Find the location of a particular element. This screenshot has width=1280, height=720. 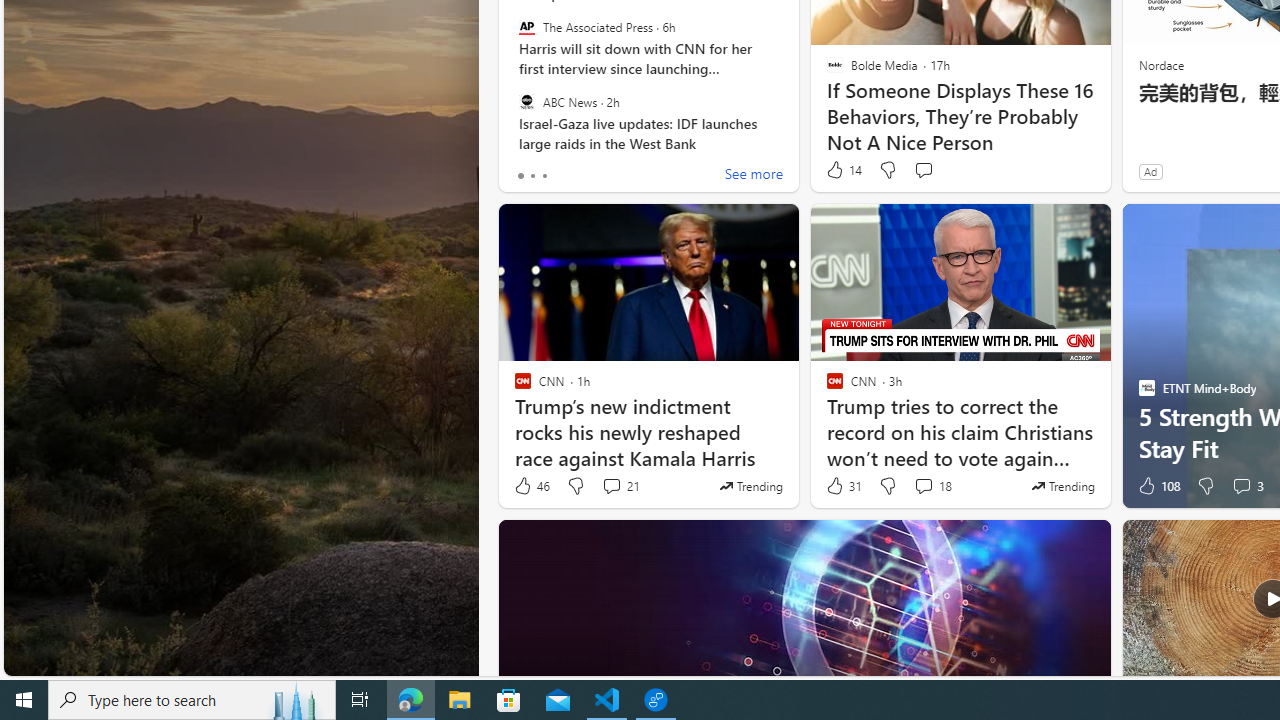

'31 Like' is located at coordinates (843, 486).